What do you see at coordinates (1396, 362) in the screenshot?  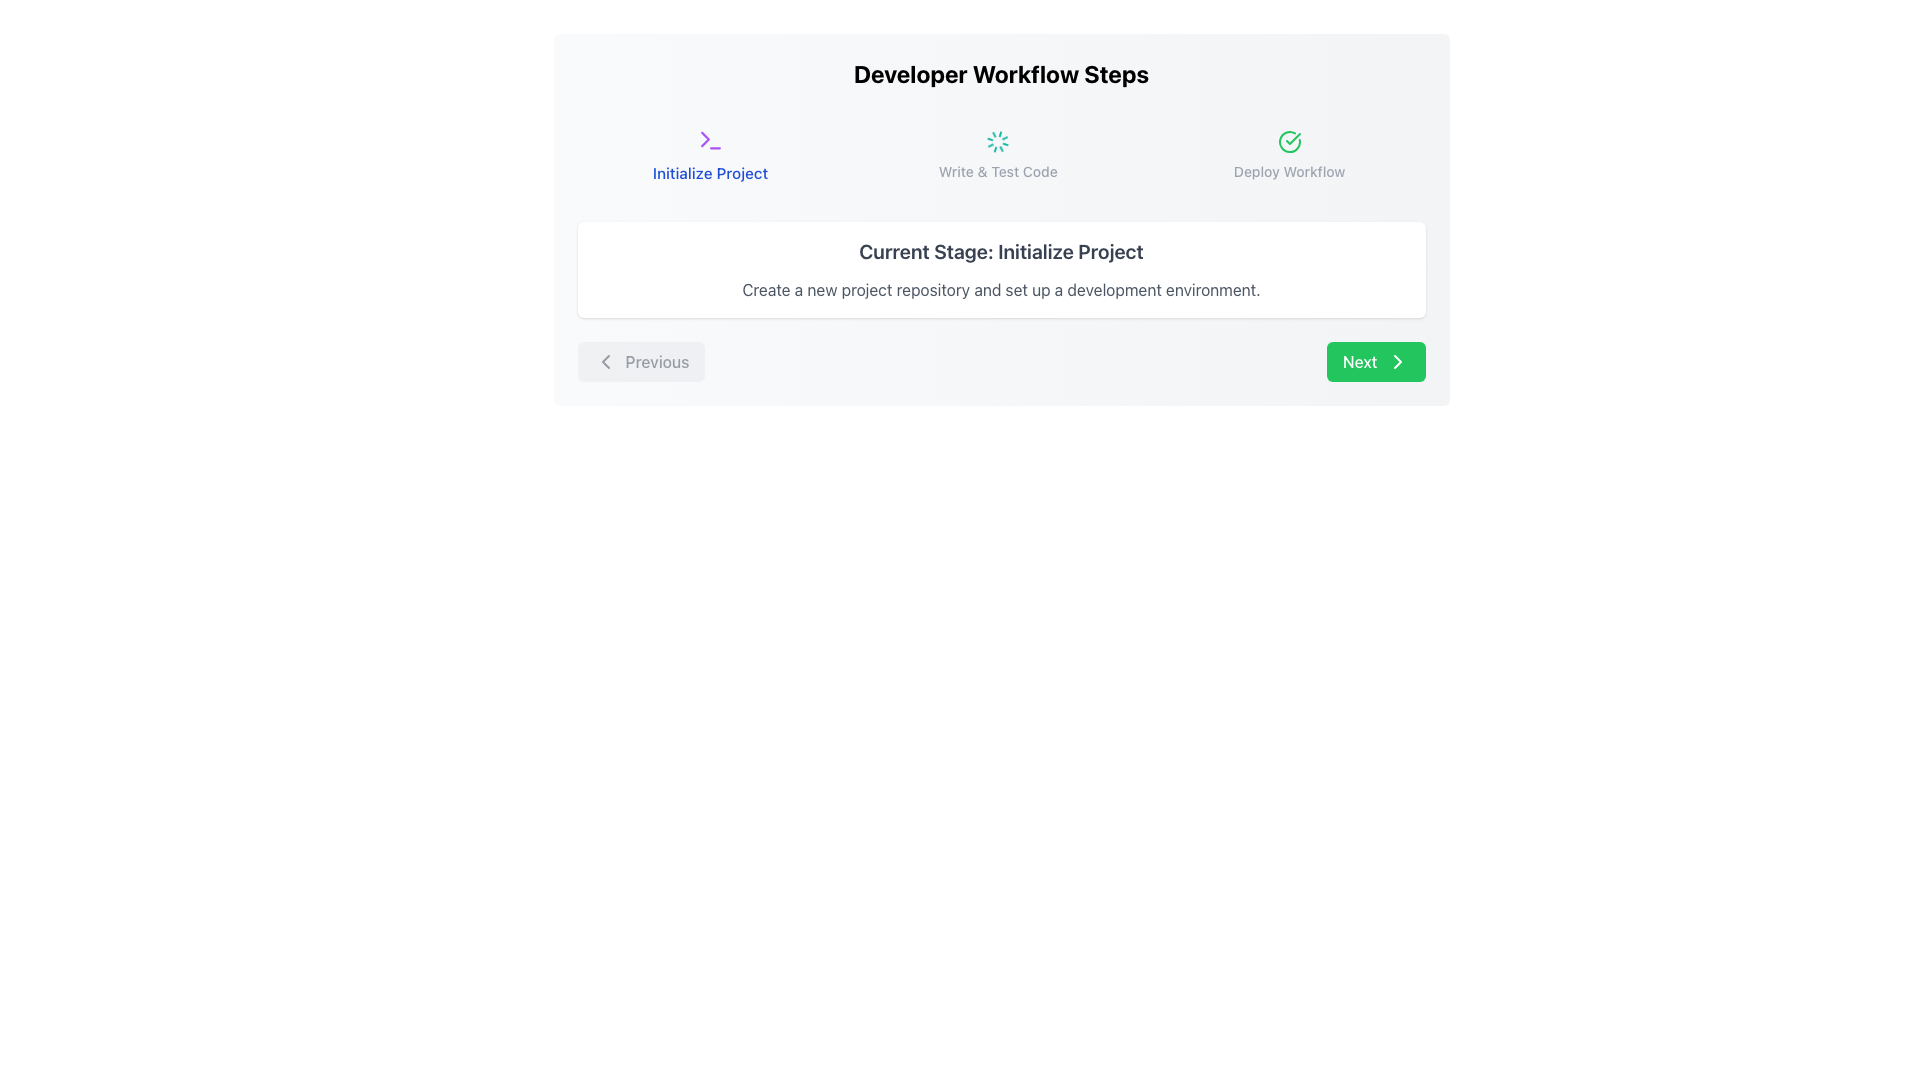 I see `the rightward chevron arrow icon, which is positioned to the far-right of the 'Next' button` at bounding box center [1396, 362].